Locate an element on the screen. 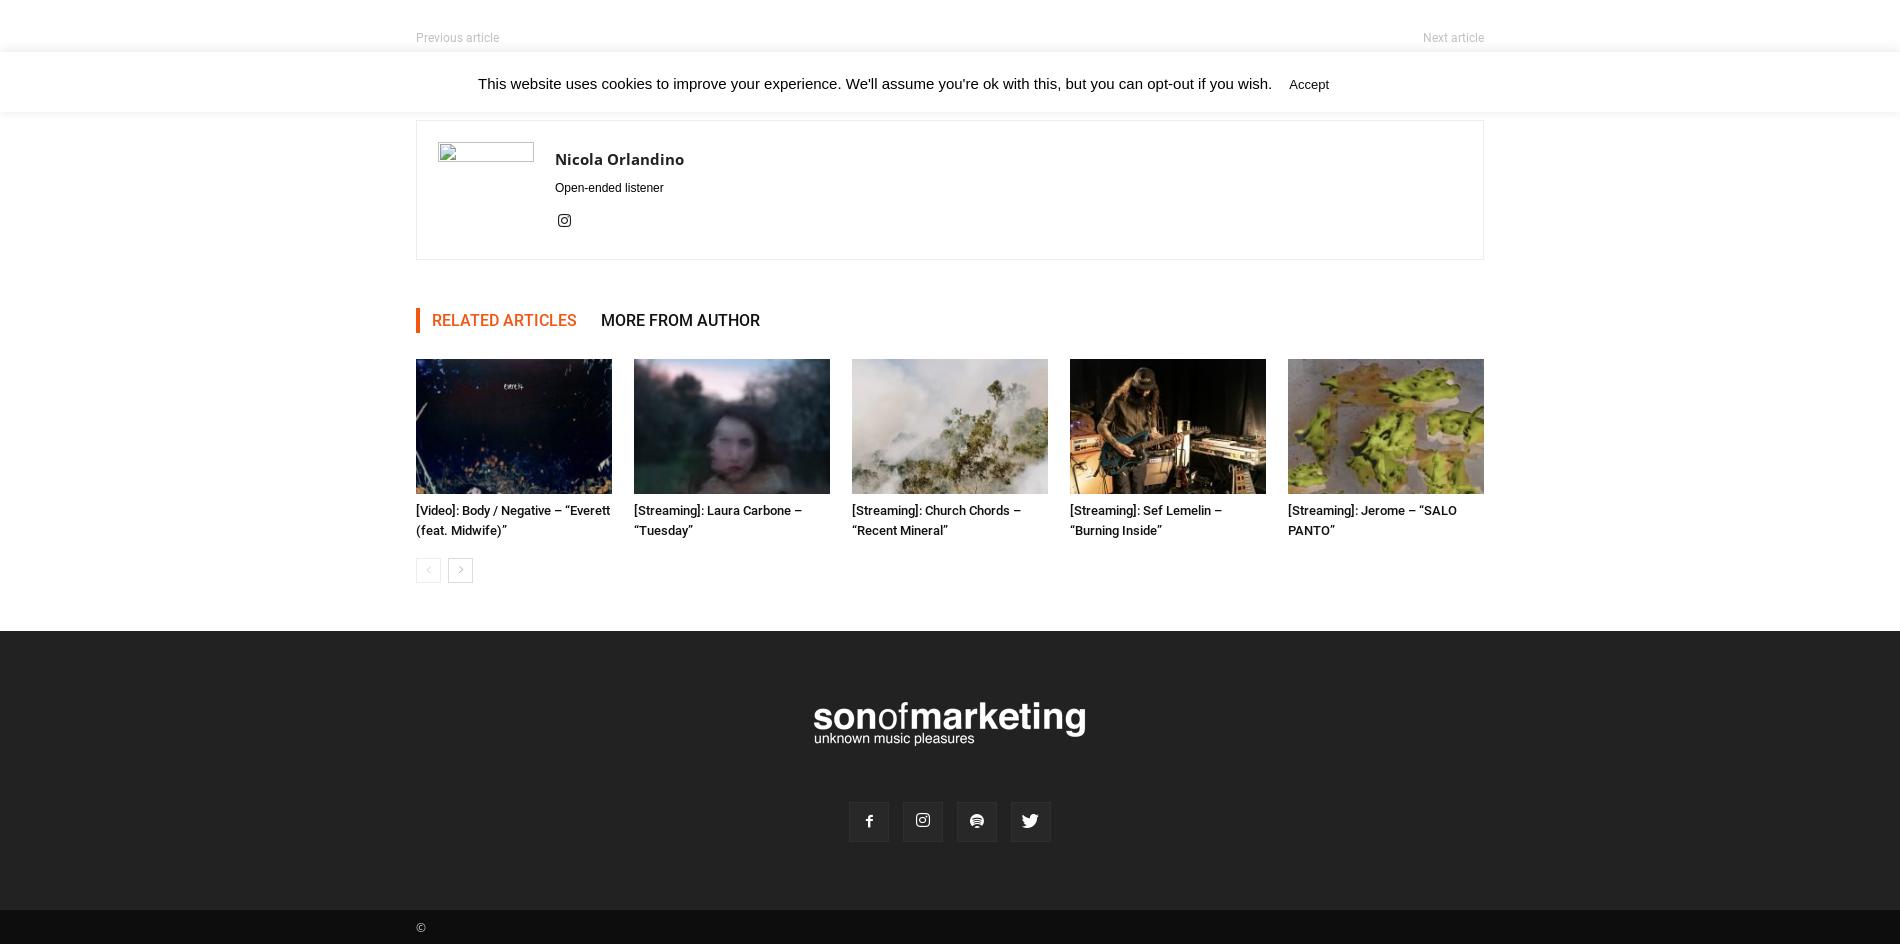 This screenshot has width=1900, height=944. '[Streaming]: Laura Carbone – “Tuesday”' is located at coordinates (717, 520).